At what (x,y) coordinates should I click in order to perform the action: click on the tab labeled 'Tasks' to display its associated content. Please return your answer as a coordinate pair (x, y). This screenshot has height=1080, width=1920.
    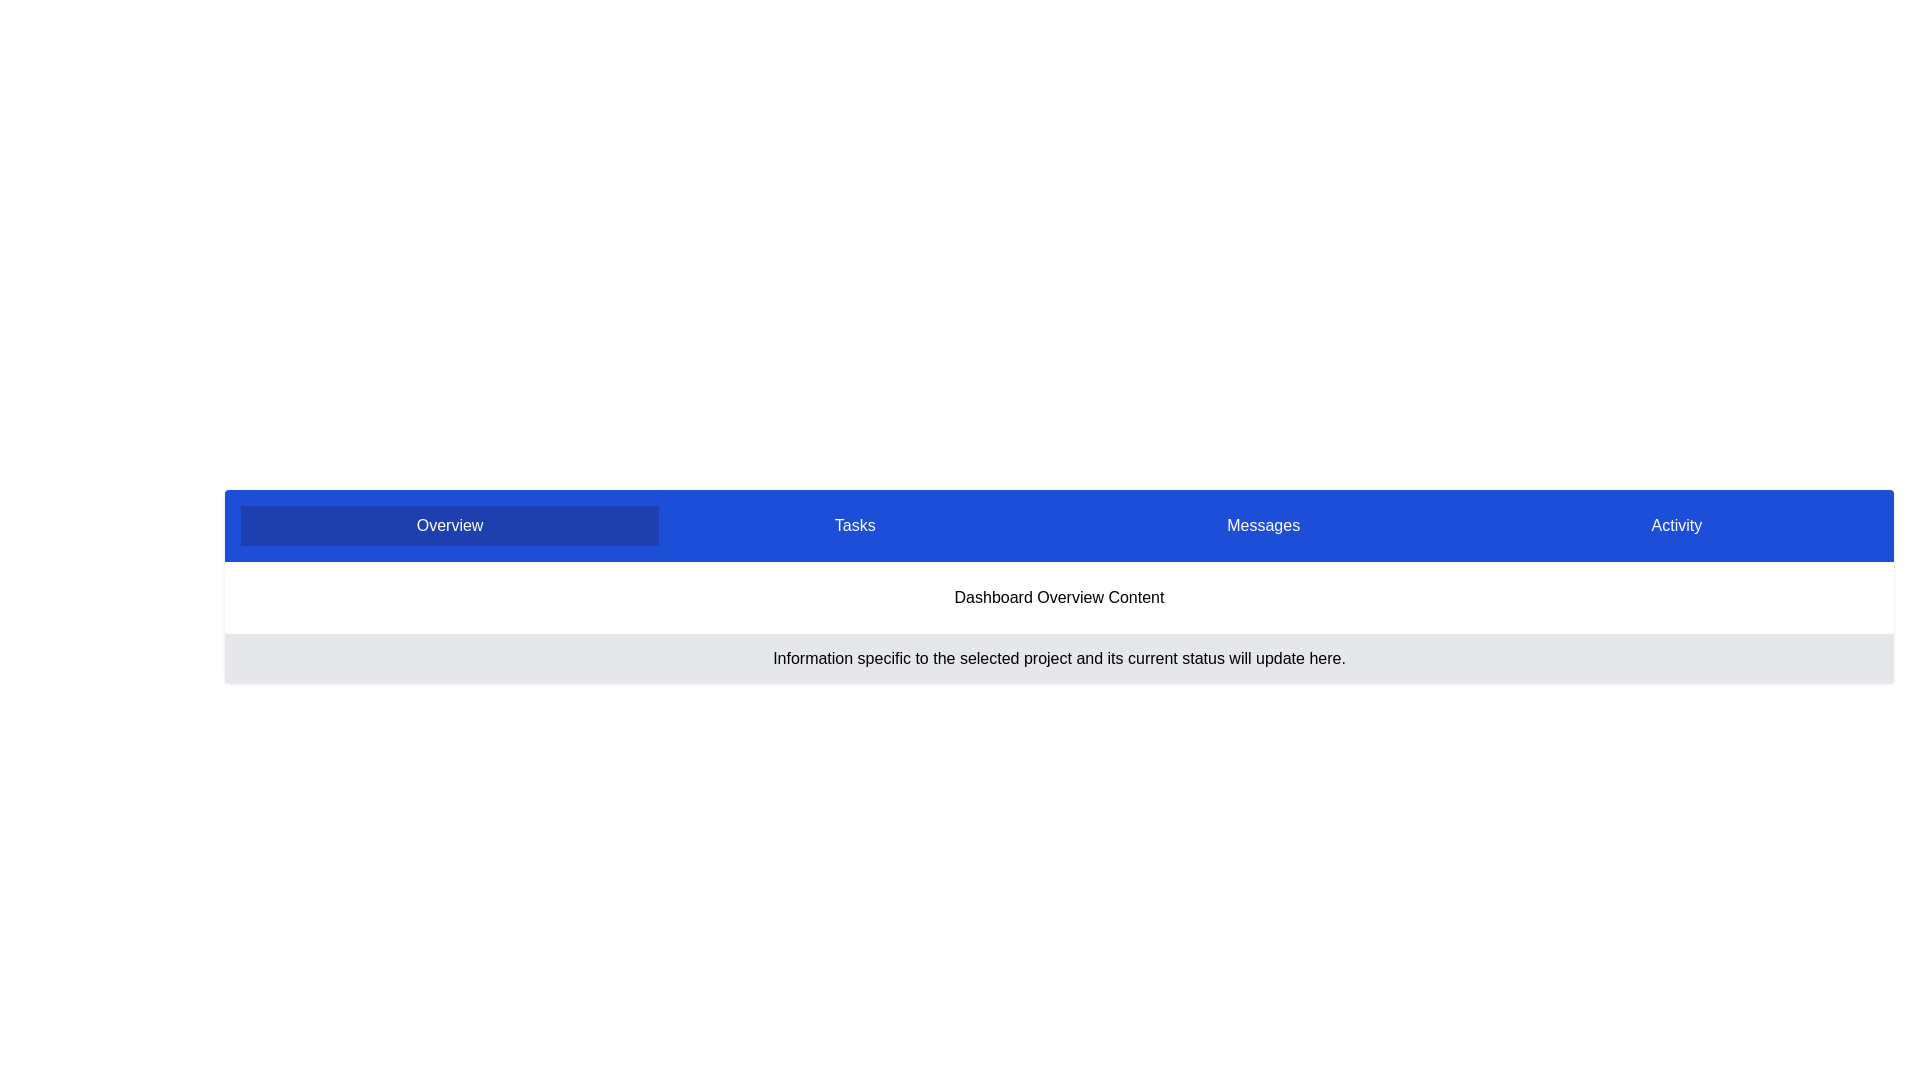
    Looking at the image, I should click on (854, 524).